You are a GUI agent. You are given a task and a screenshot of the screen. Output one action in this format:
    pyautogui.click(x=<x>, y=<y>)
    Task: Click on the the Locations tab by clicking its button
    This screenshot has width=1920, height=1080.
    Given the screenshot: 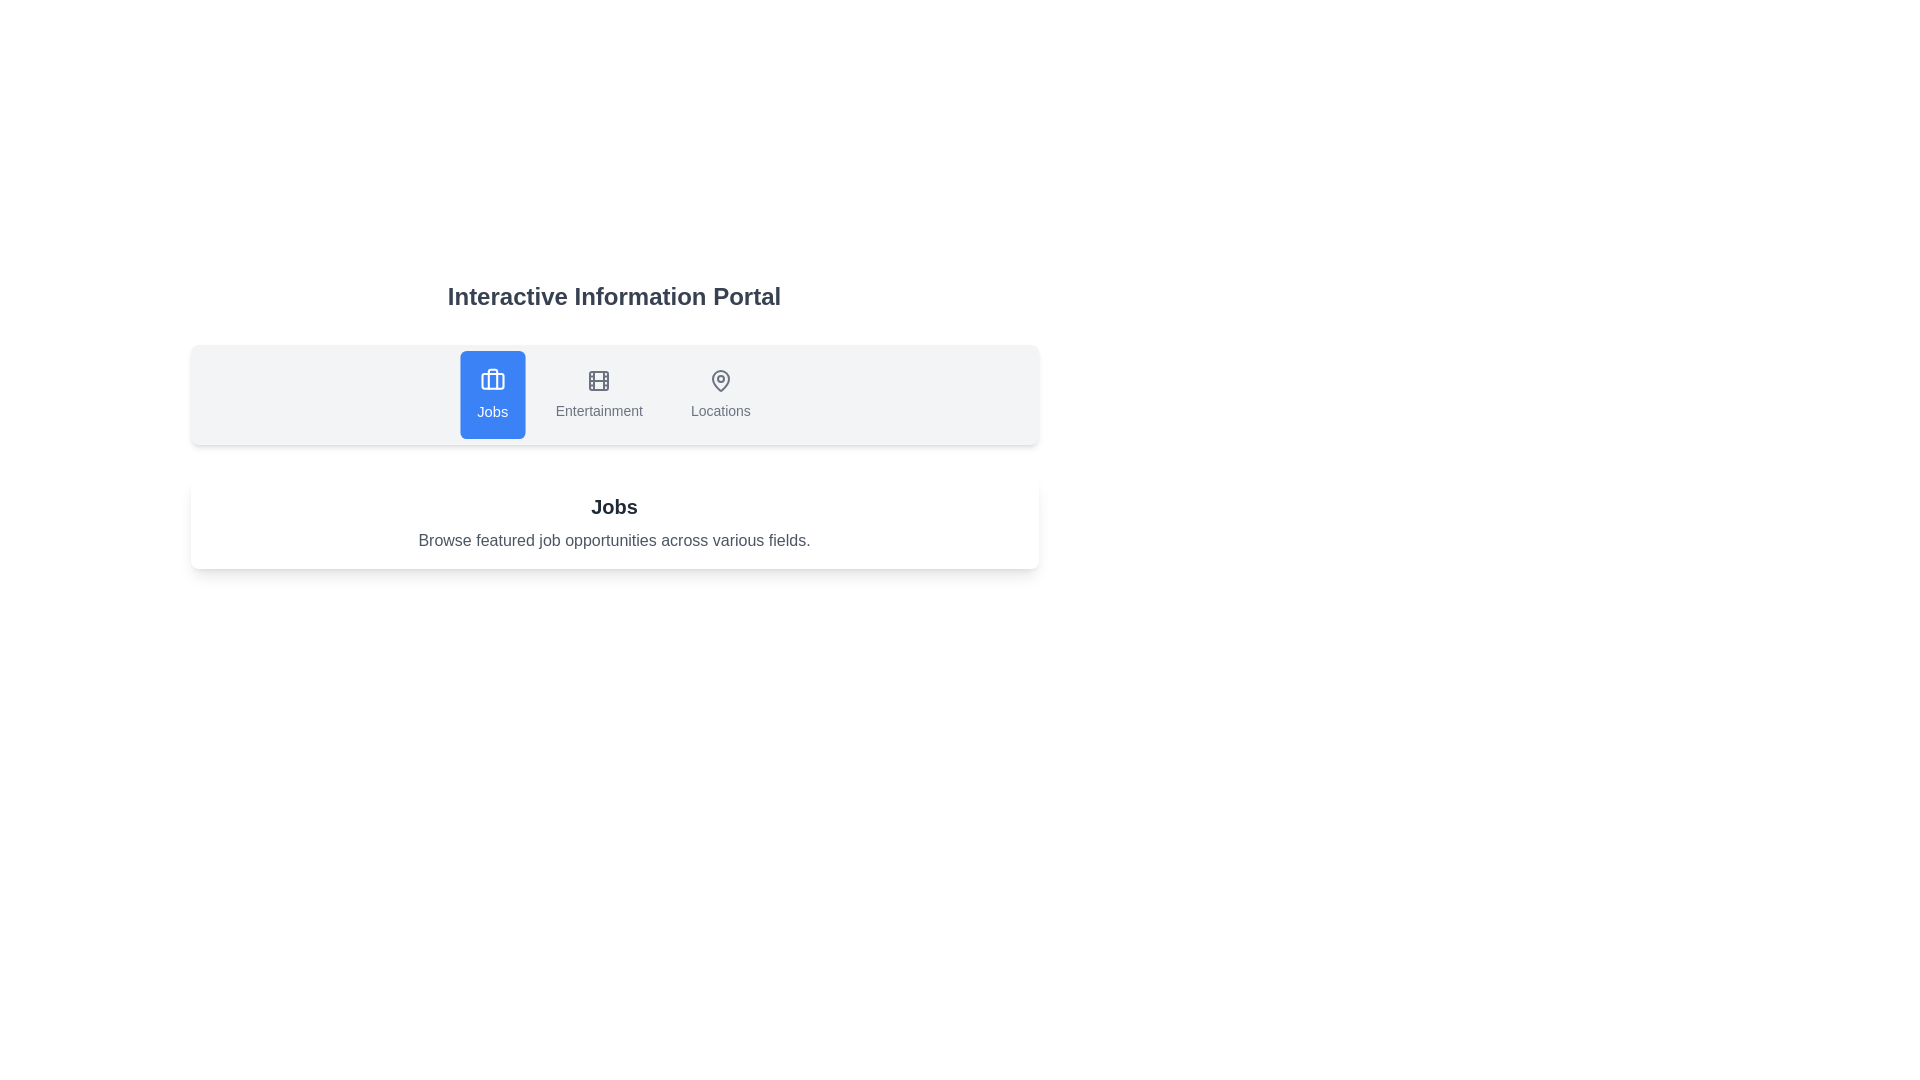 What is the action you would take?
    pyautogui.click(x=720, y=394)
    